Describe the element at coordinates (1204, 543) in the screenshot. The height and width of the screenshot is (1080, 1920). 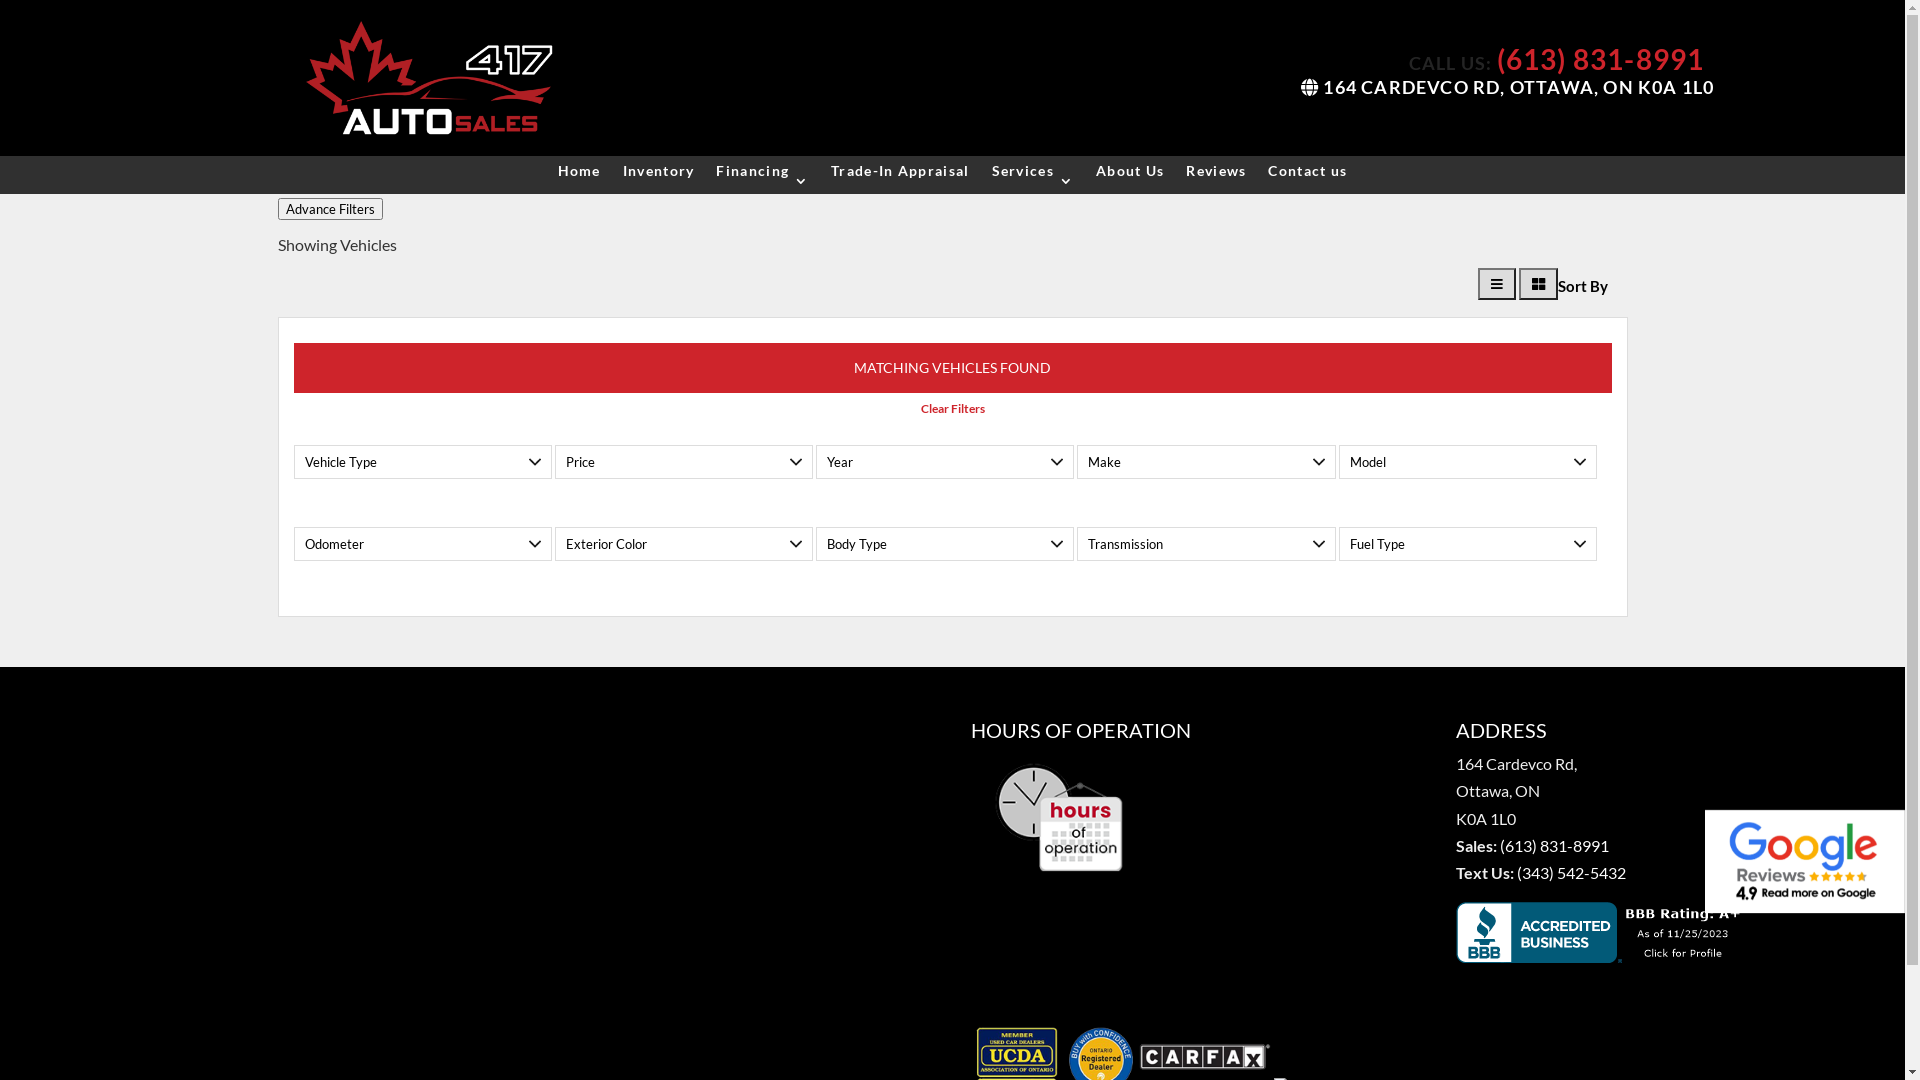
I see `'Transmission'` at that location.